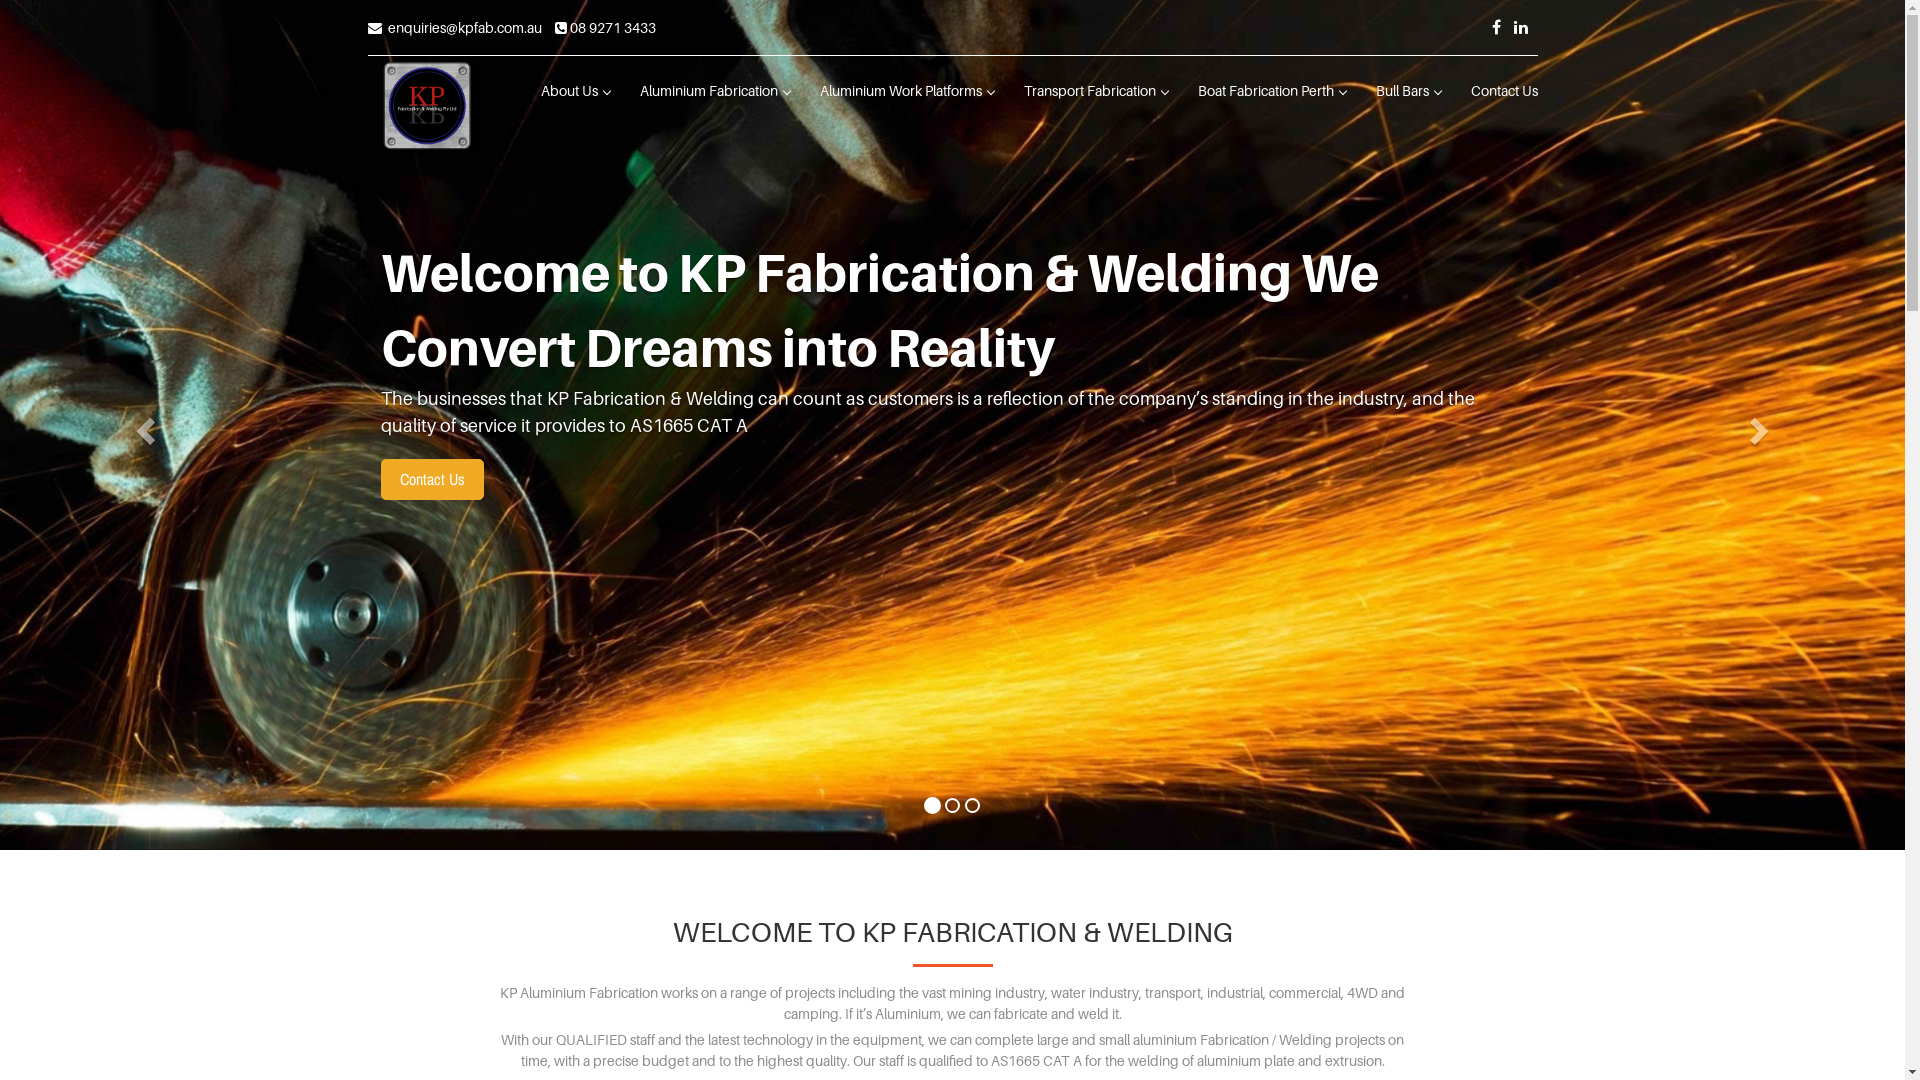 The height and width of the screenshot is (1080, 1920). What do you see at coordinates (1406, 91) in the screenshot?
I see `'Bull Bars'` at bounding box center [1406, 91].